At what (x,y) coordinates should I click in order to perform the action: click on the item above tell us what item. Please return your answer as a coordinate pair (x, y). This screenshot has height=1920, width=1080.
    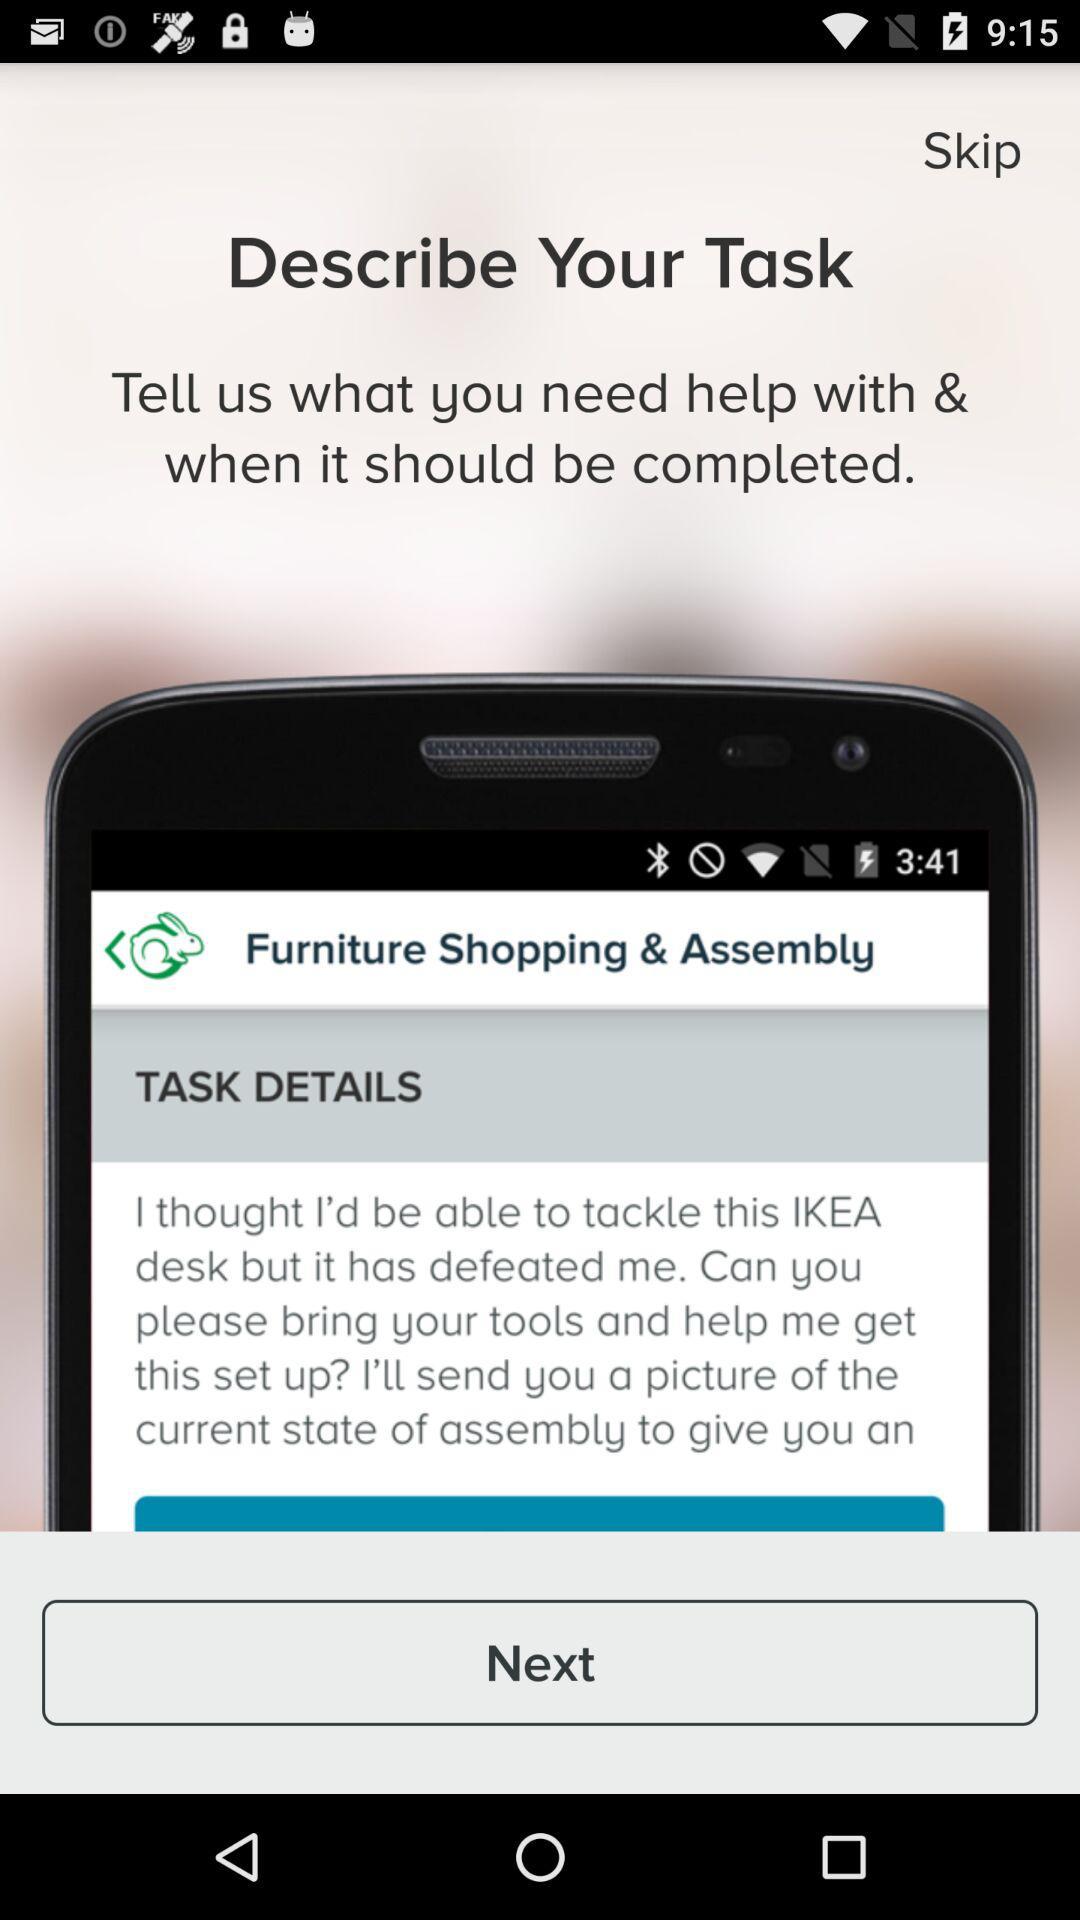
    Looking at the image, I should click on (971, 148).